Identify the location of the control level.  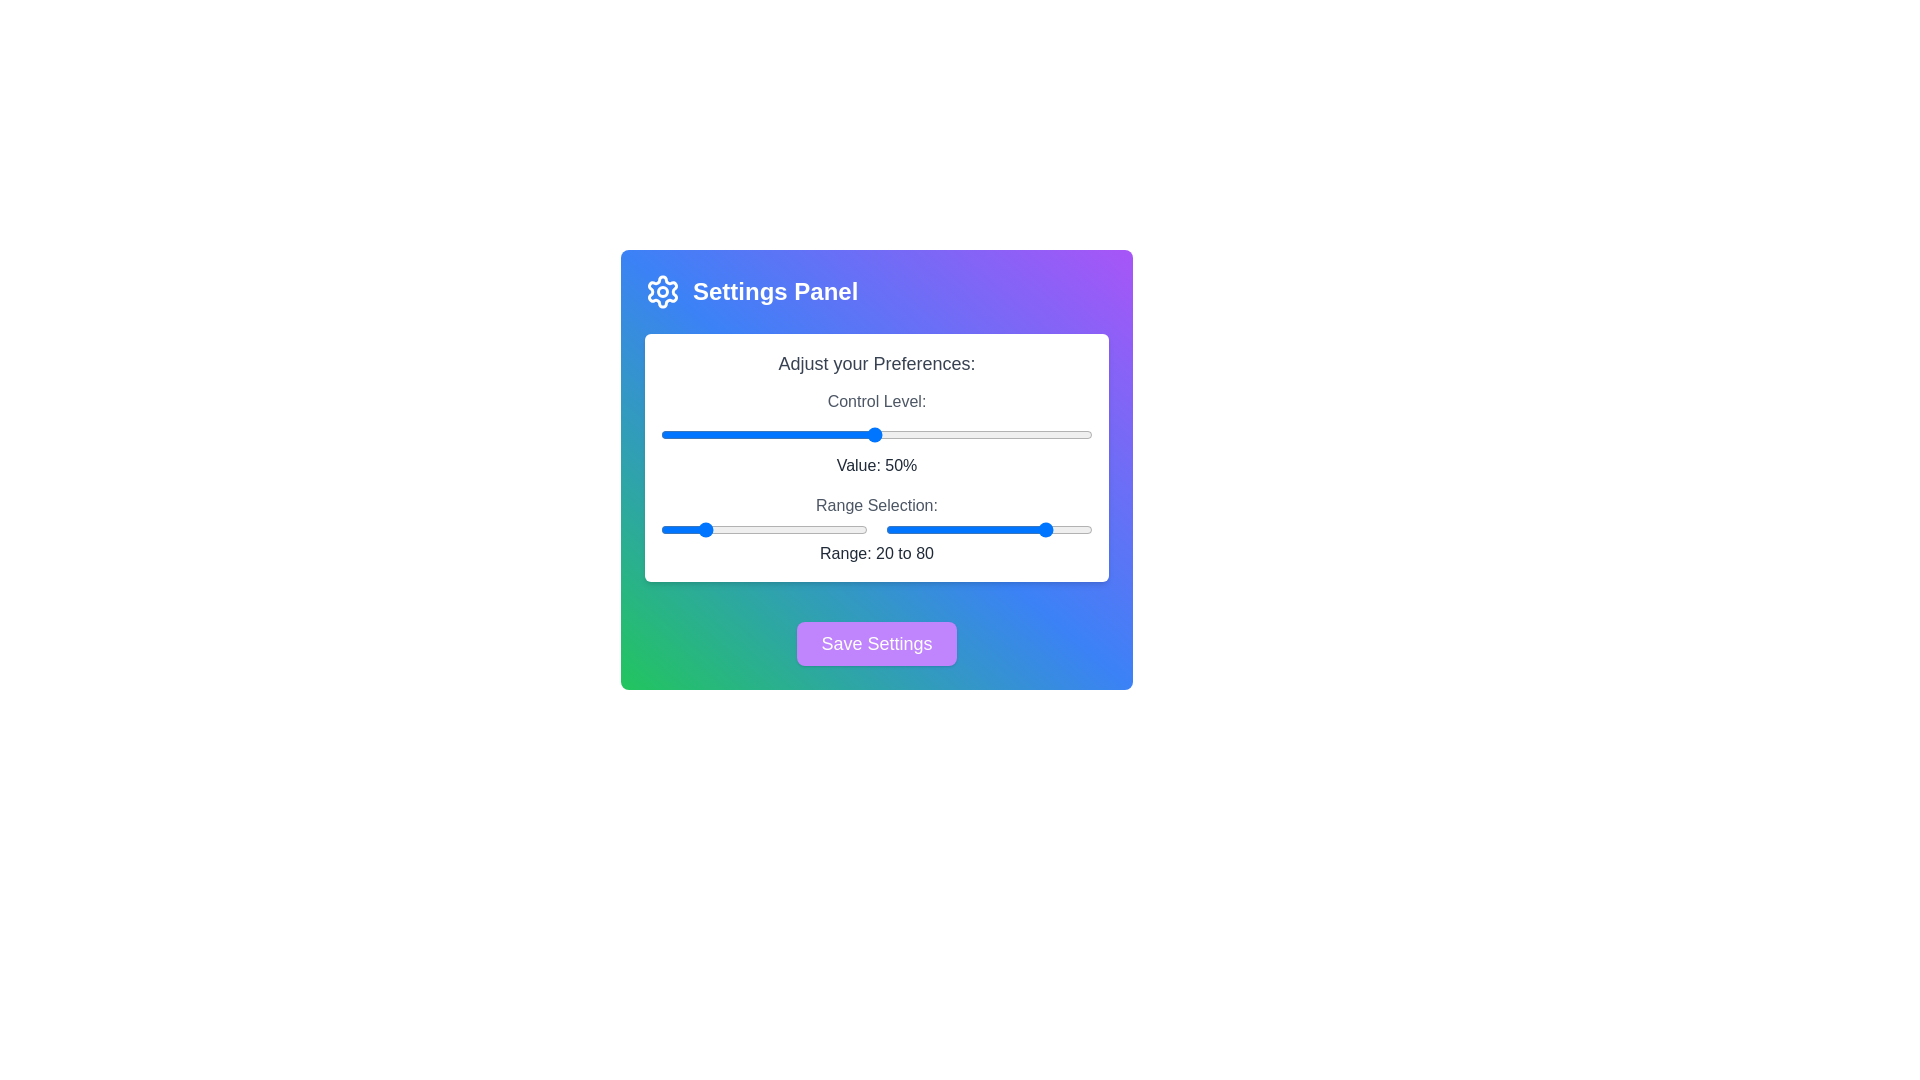
(835, 434).